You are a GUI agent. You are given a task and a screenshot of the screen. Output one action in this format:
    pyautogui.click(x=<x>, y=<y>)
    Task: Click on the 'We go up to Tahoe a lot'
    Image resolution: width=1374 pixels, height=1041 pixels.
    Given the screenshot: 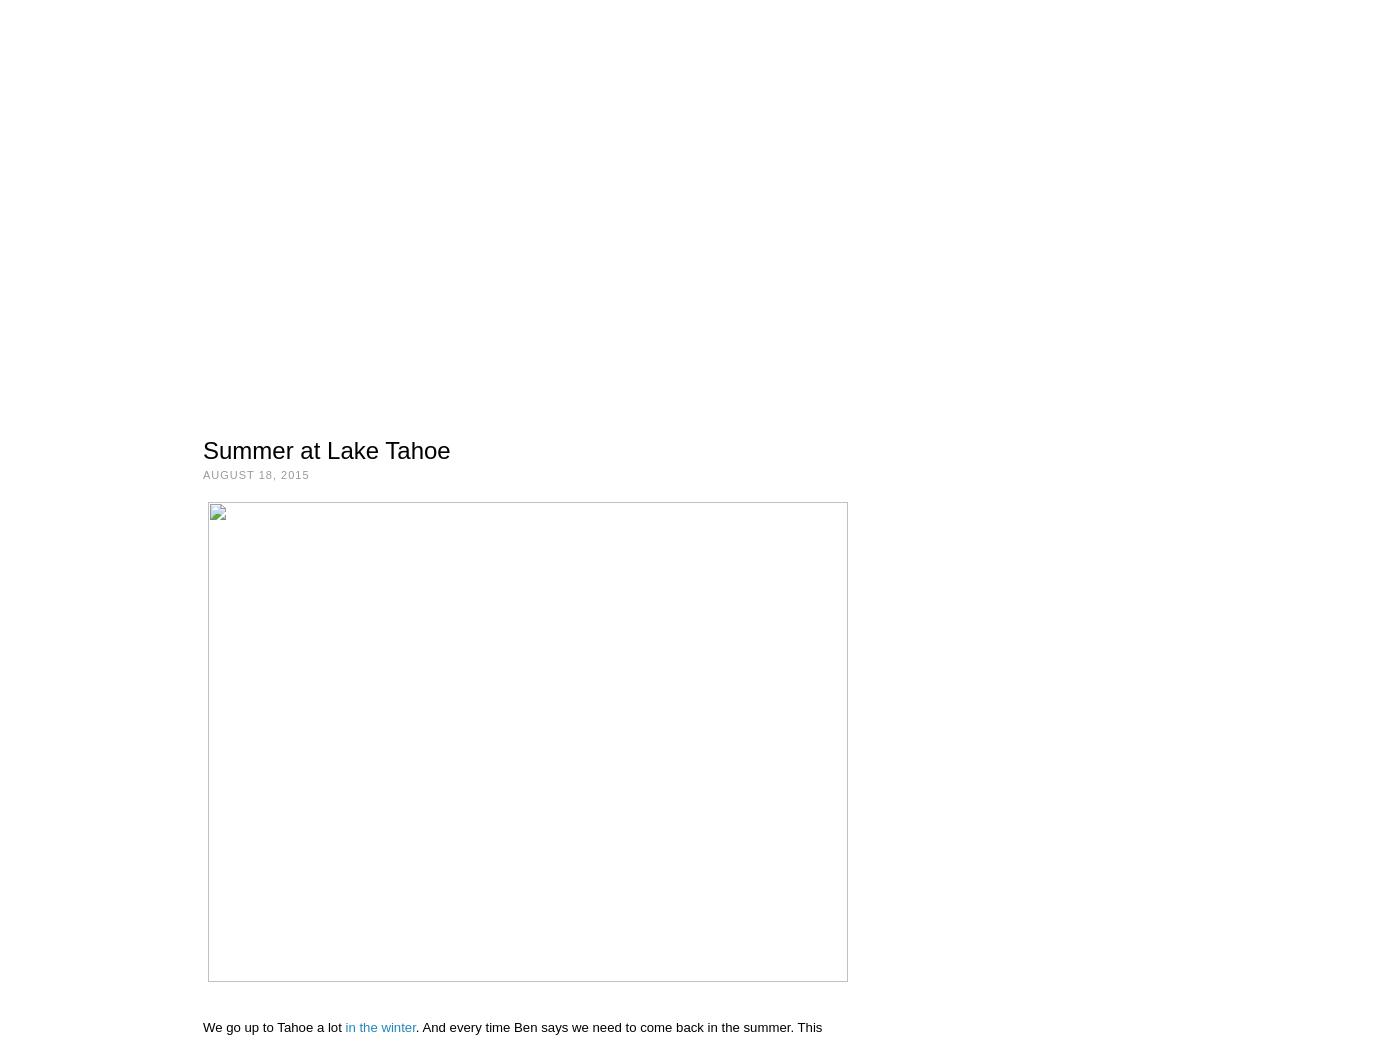 What is the action you would take?
    pyautogui.click(x=272, y=1027)
    